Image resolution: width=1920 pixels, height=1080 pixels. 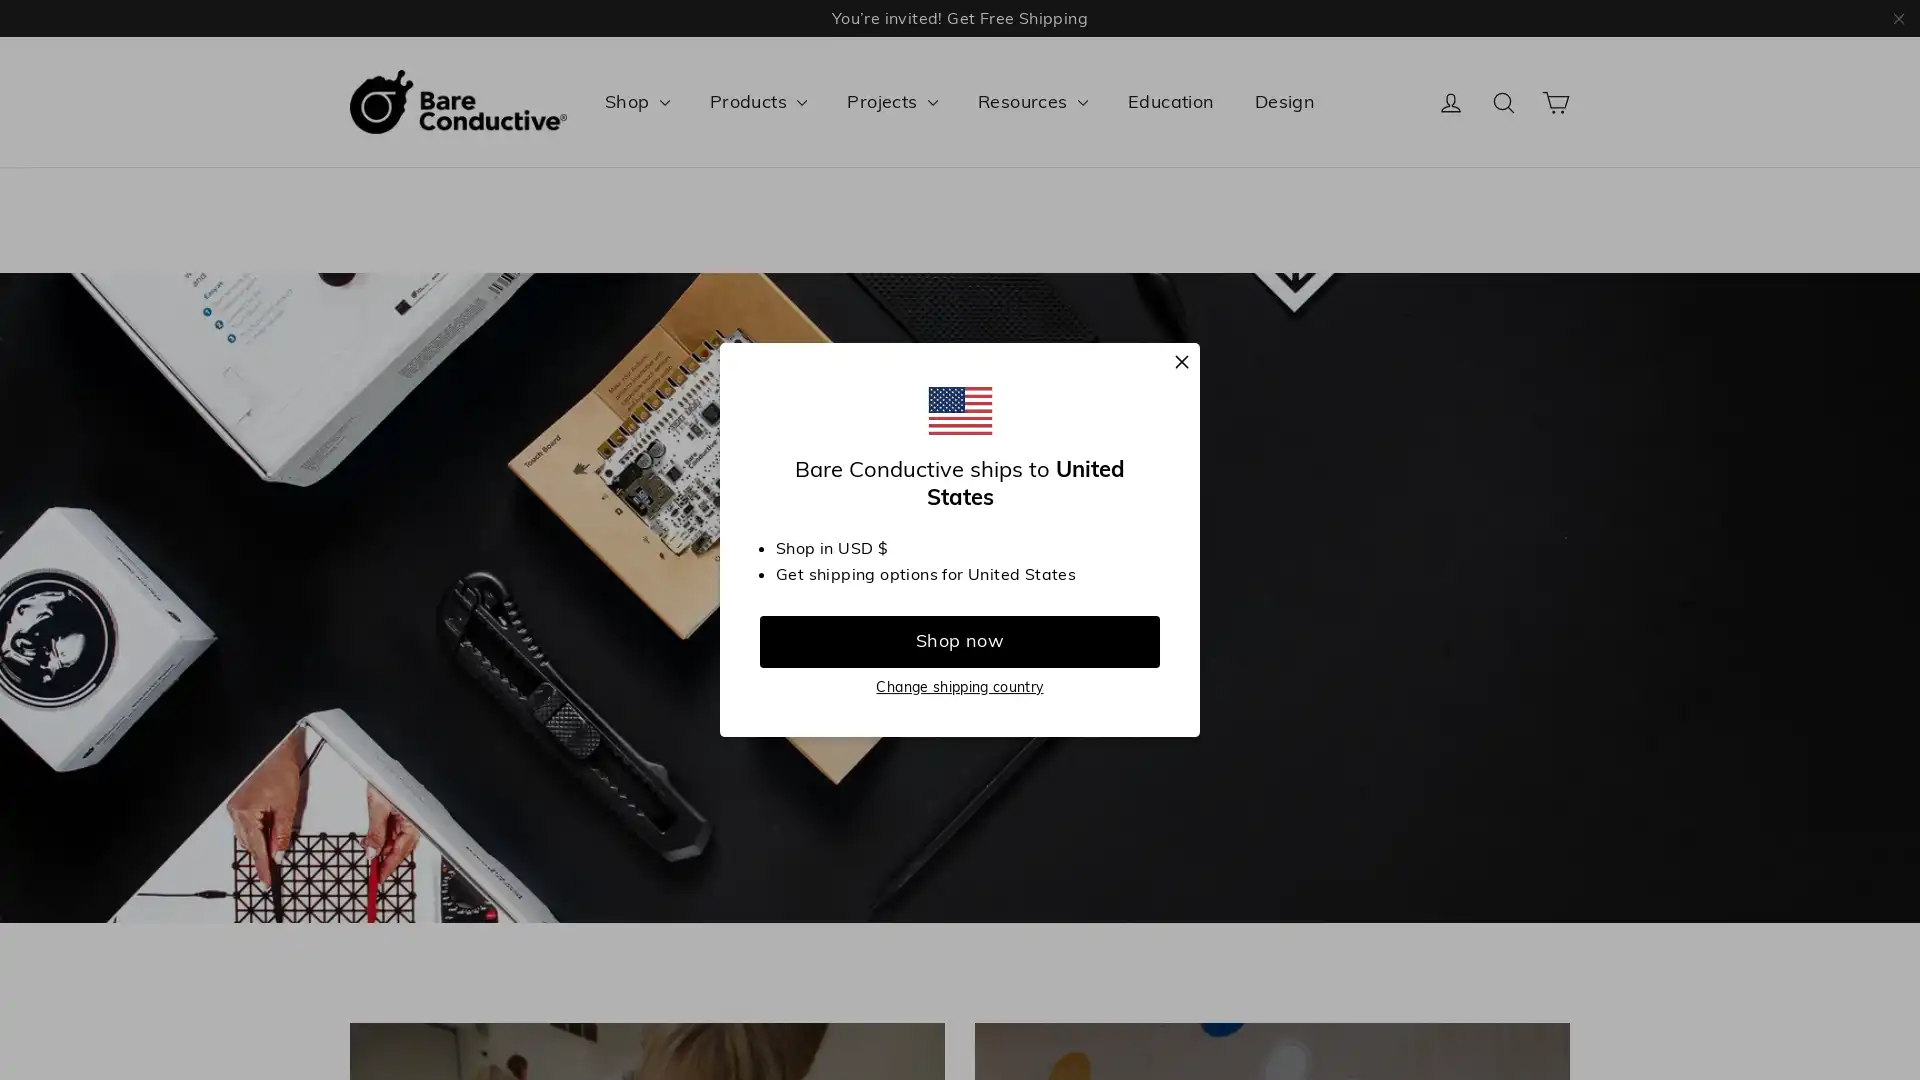 What do you see at coordinates (960, 640) in the screenshot?
I see `Shop now` at bounding box center [960, 640].